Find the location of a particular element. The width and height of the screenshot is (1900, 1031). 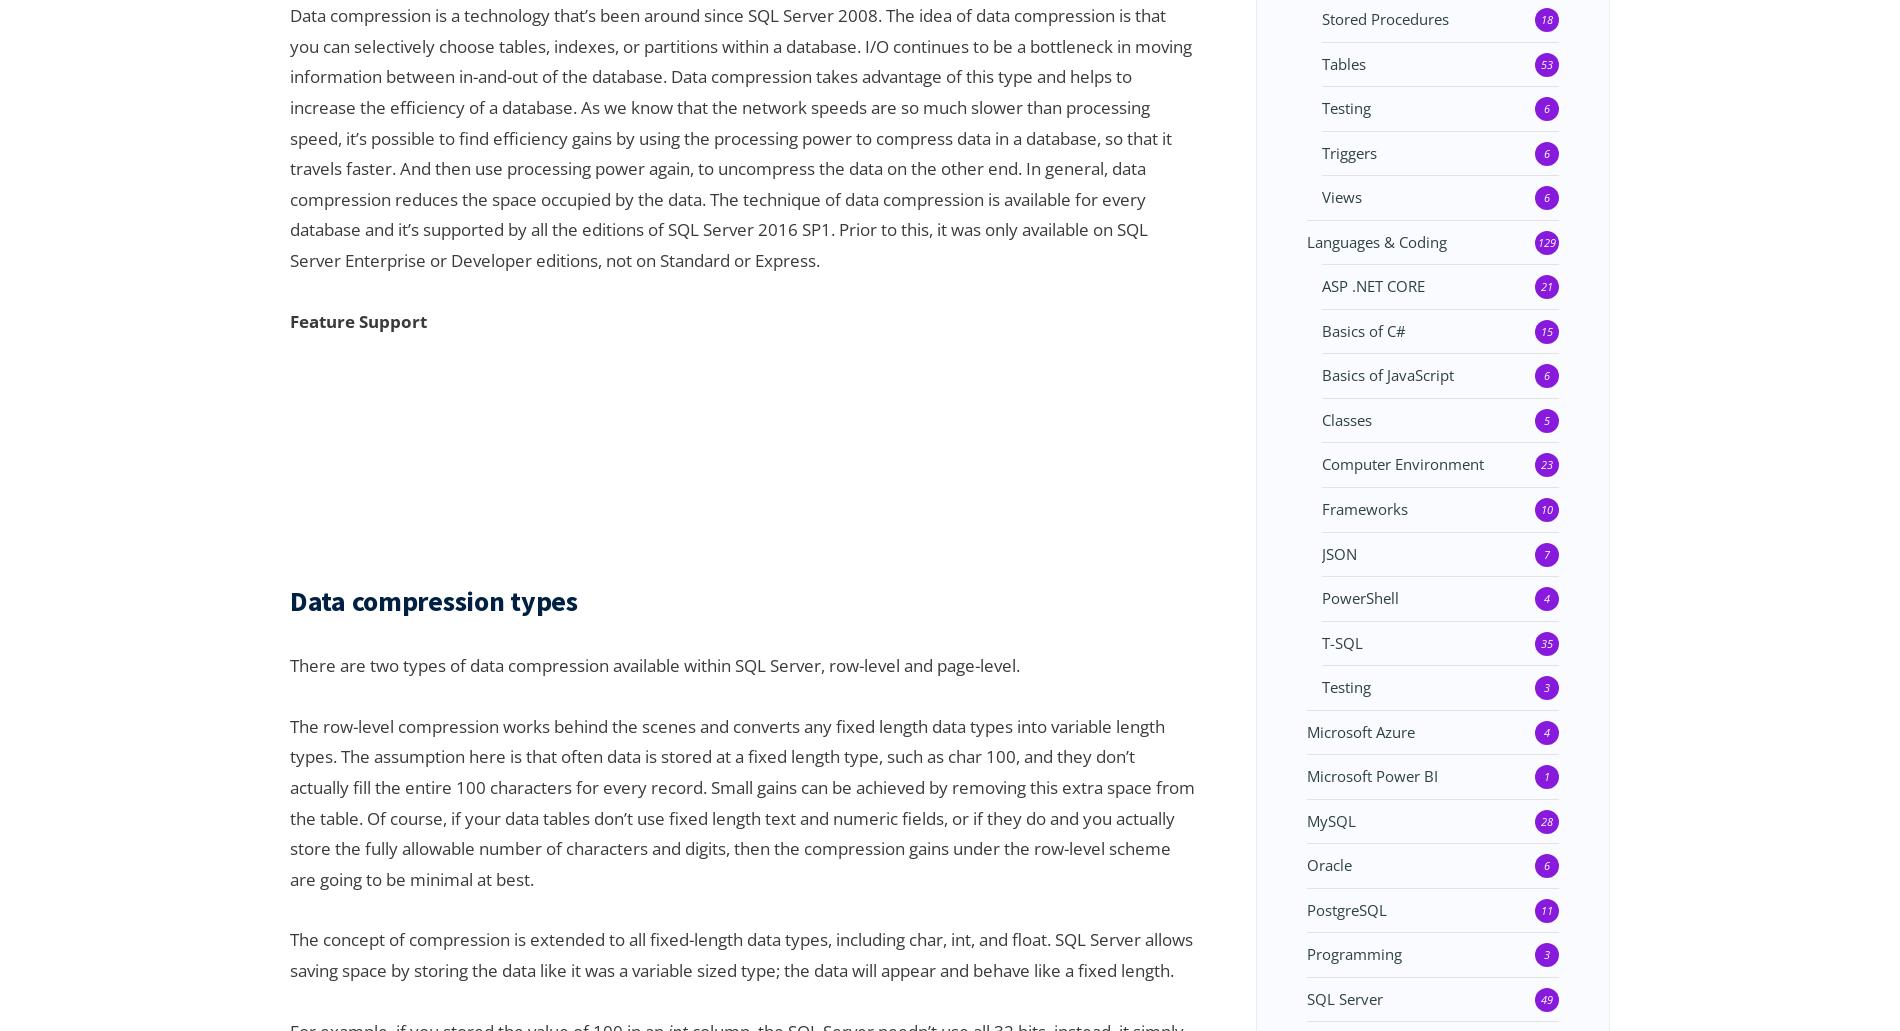

'15' is located at coordinates (1546, 329).